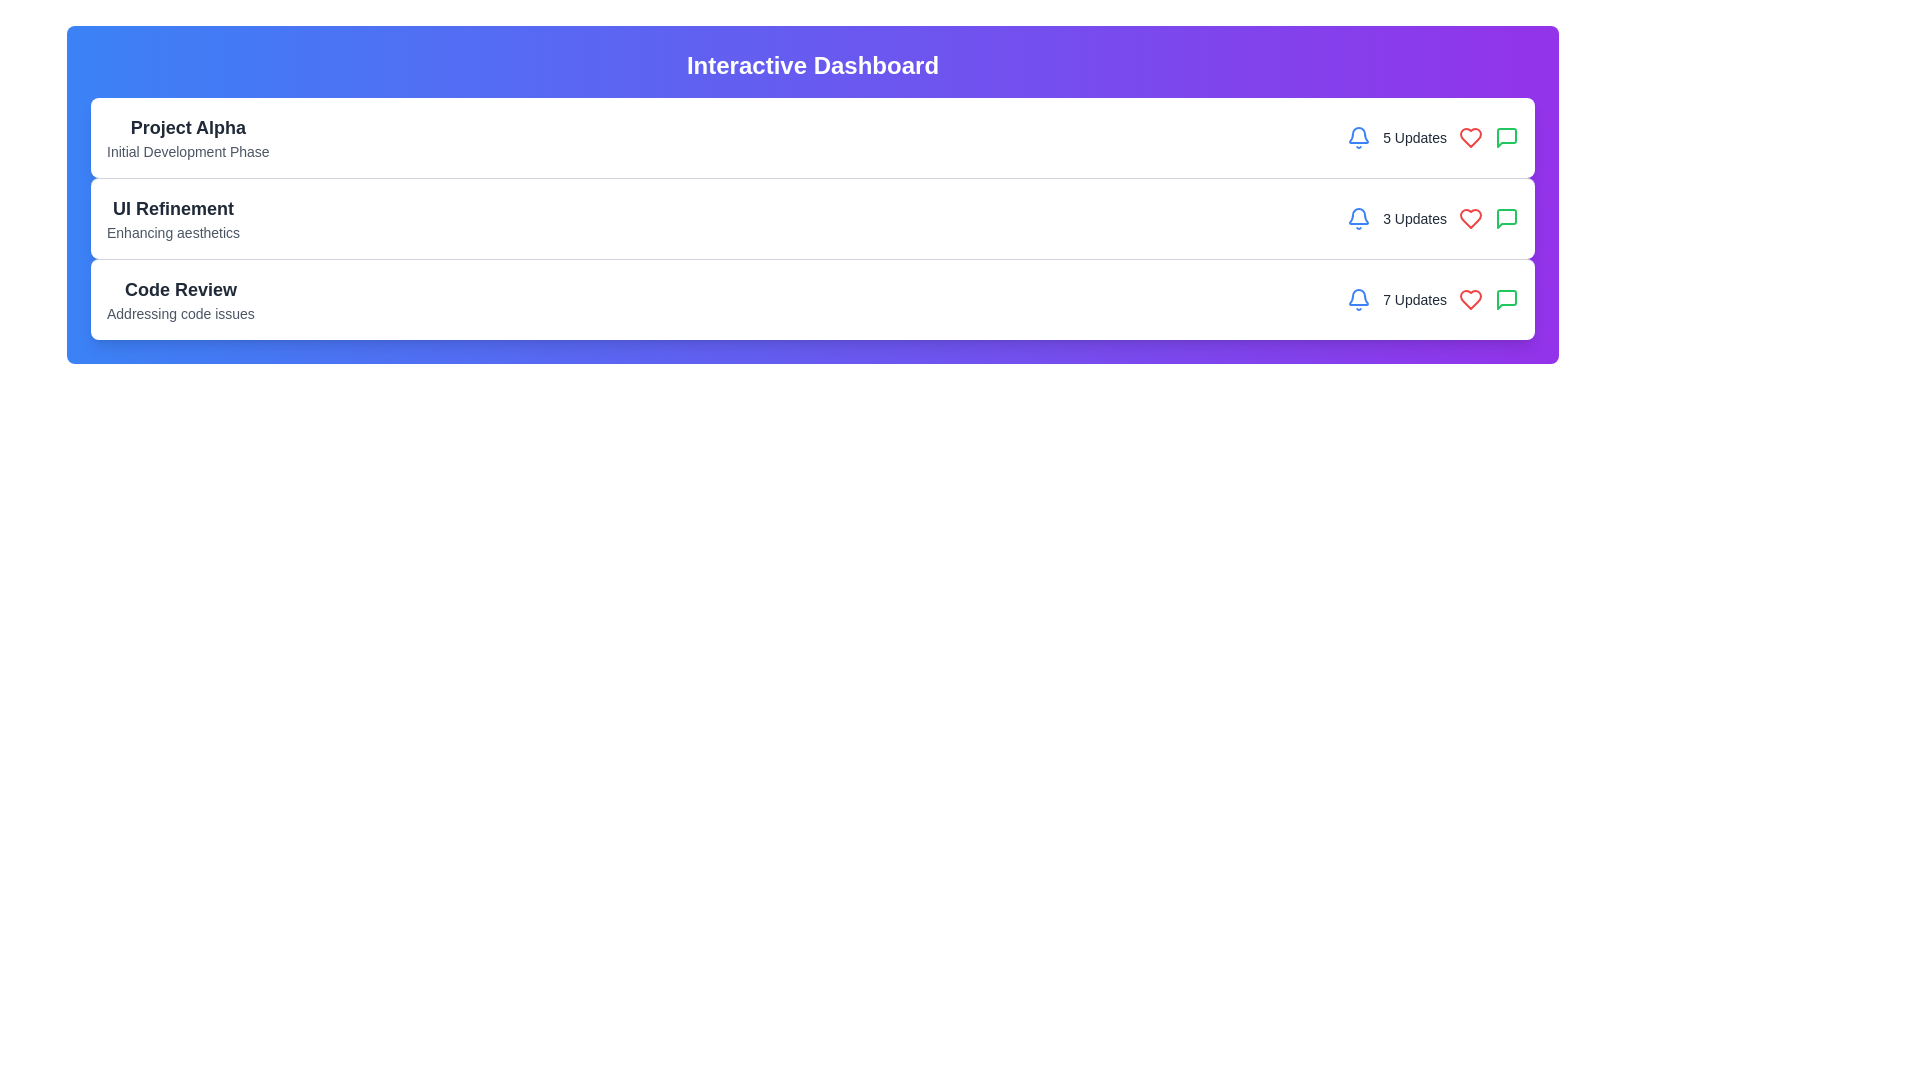 The height and width of the screenshot is (1080, 1920). I want to click on the green message icon representing '5 Updates', so click(1507, 137).